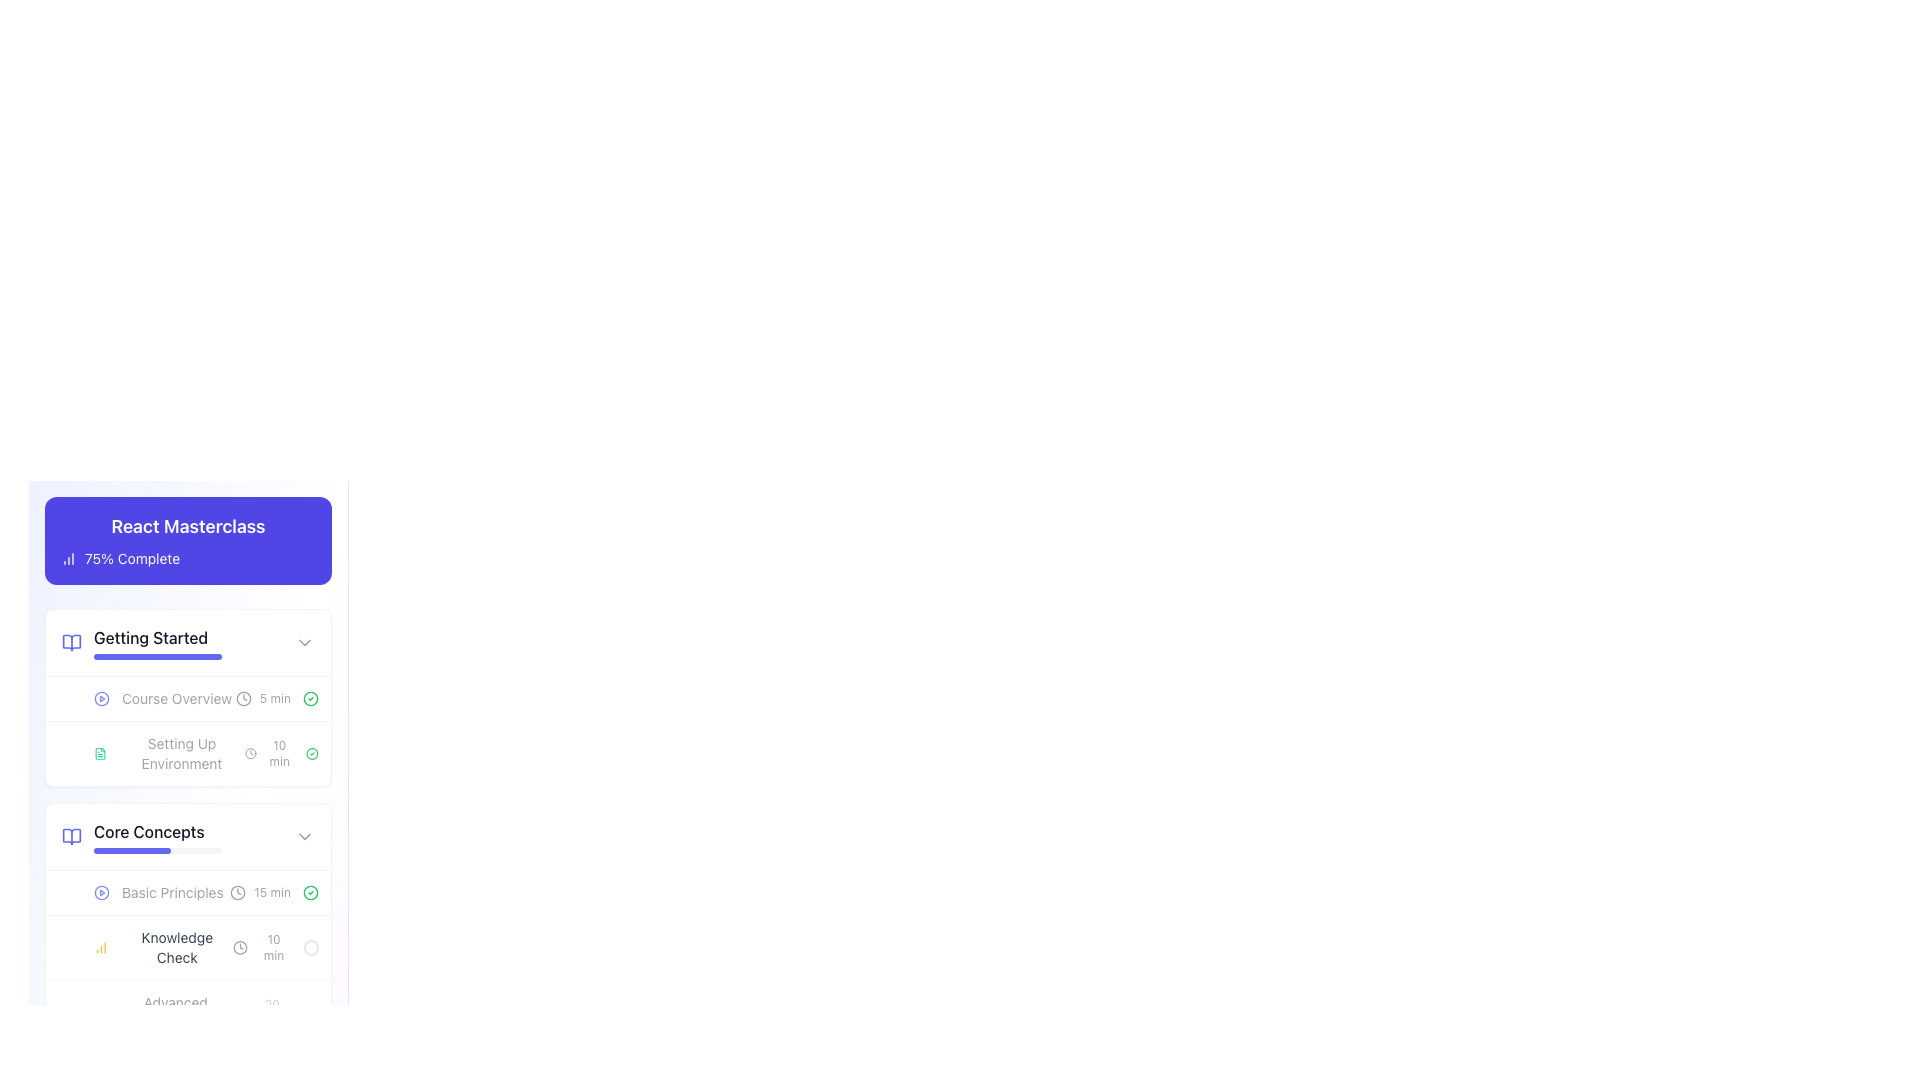 Image resolution: width=1920 pixels, height=1080 pixels. I want to click on the interactive dropdown list item labeled 'Core Concepts' which contains an open book icon and a progress bar, located as the second module section in the course list, so click(188, 837).